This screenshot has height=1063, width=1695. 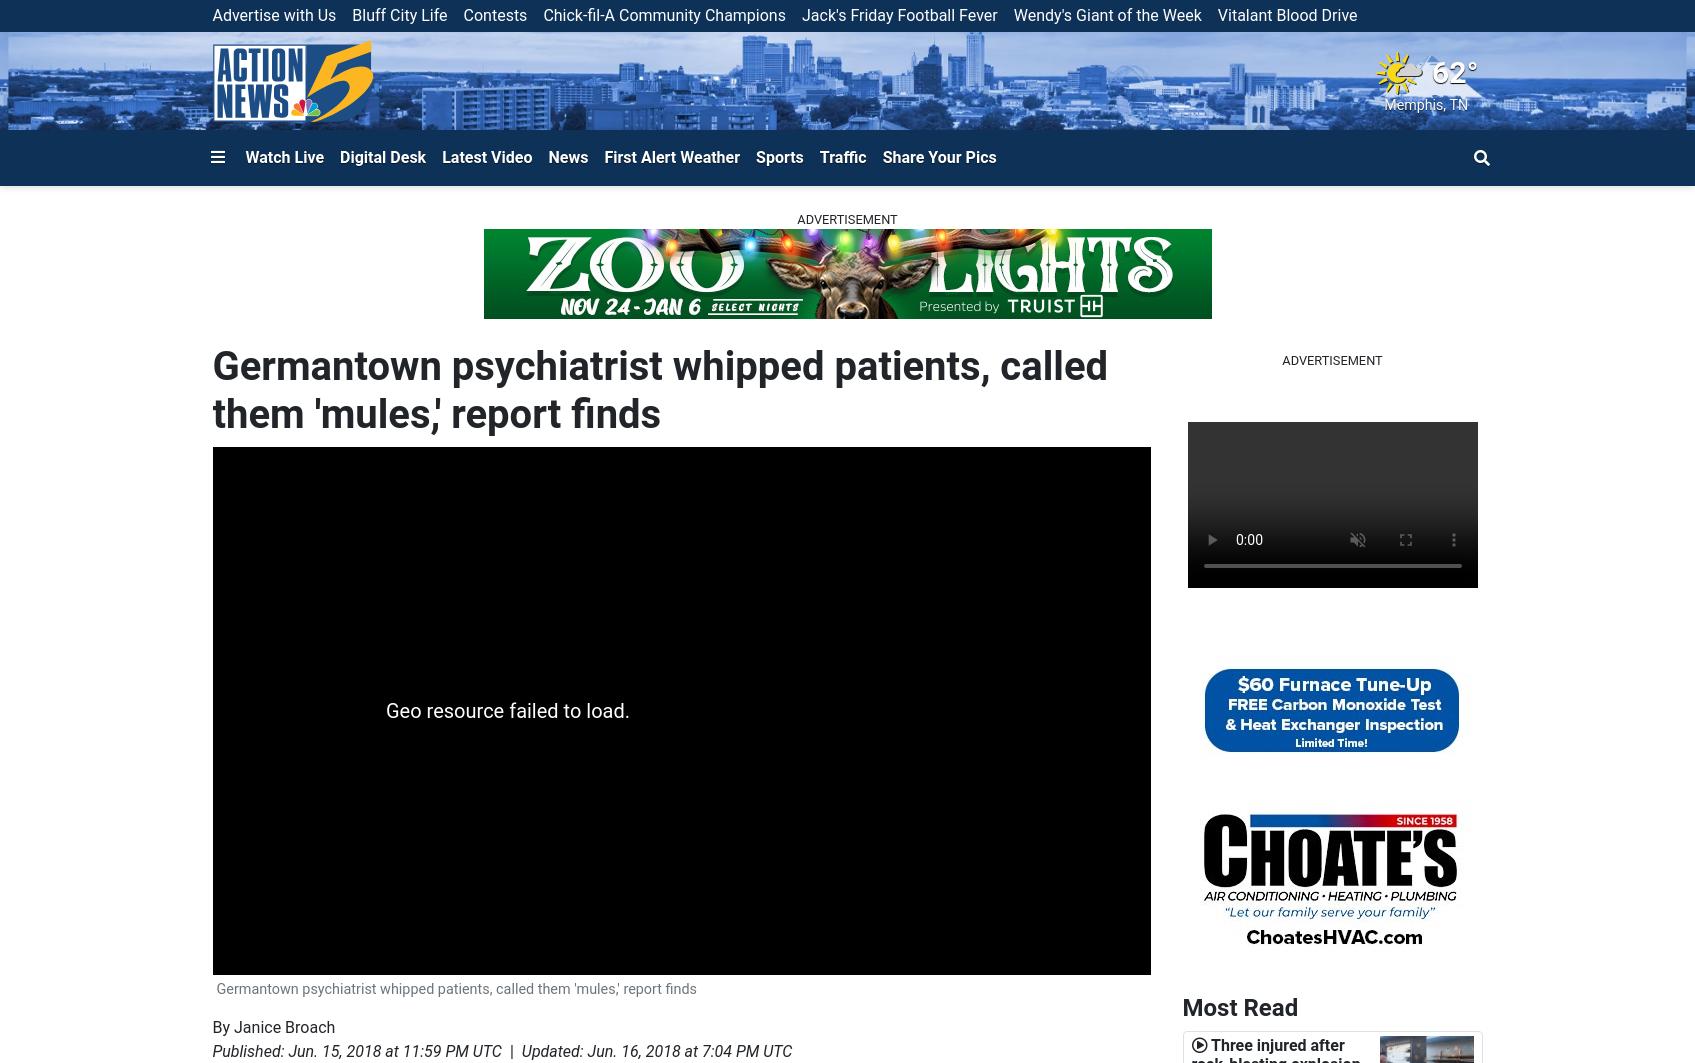 I want to click on 'Contests', so click(x=493, y=15).